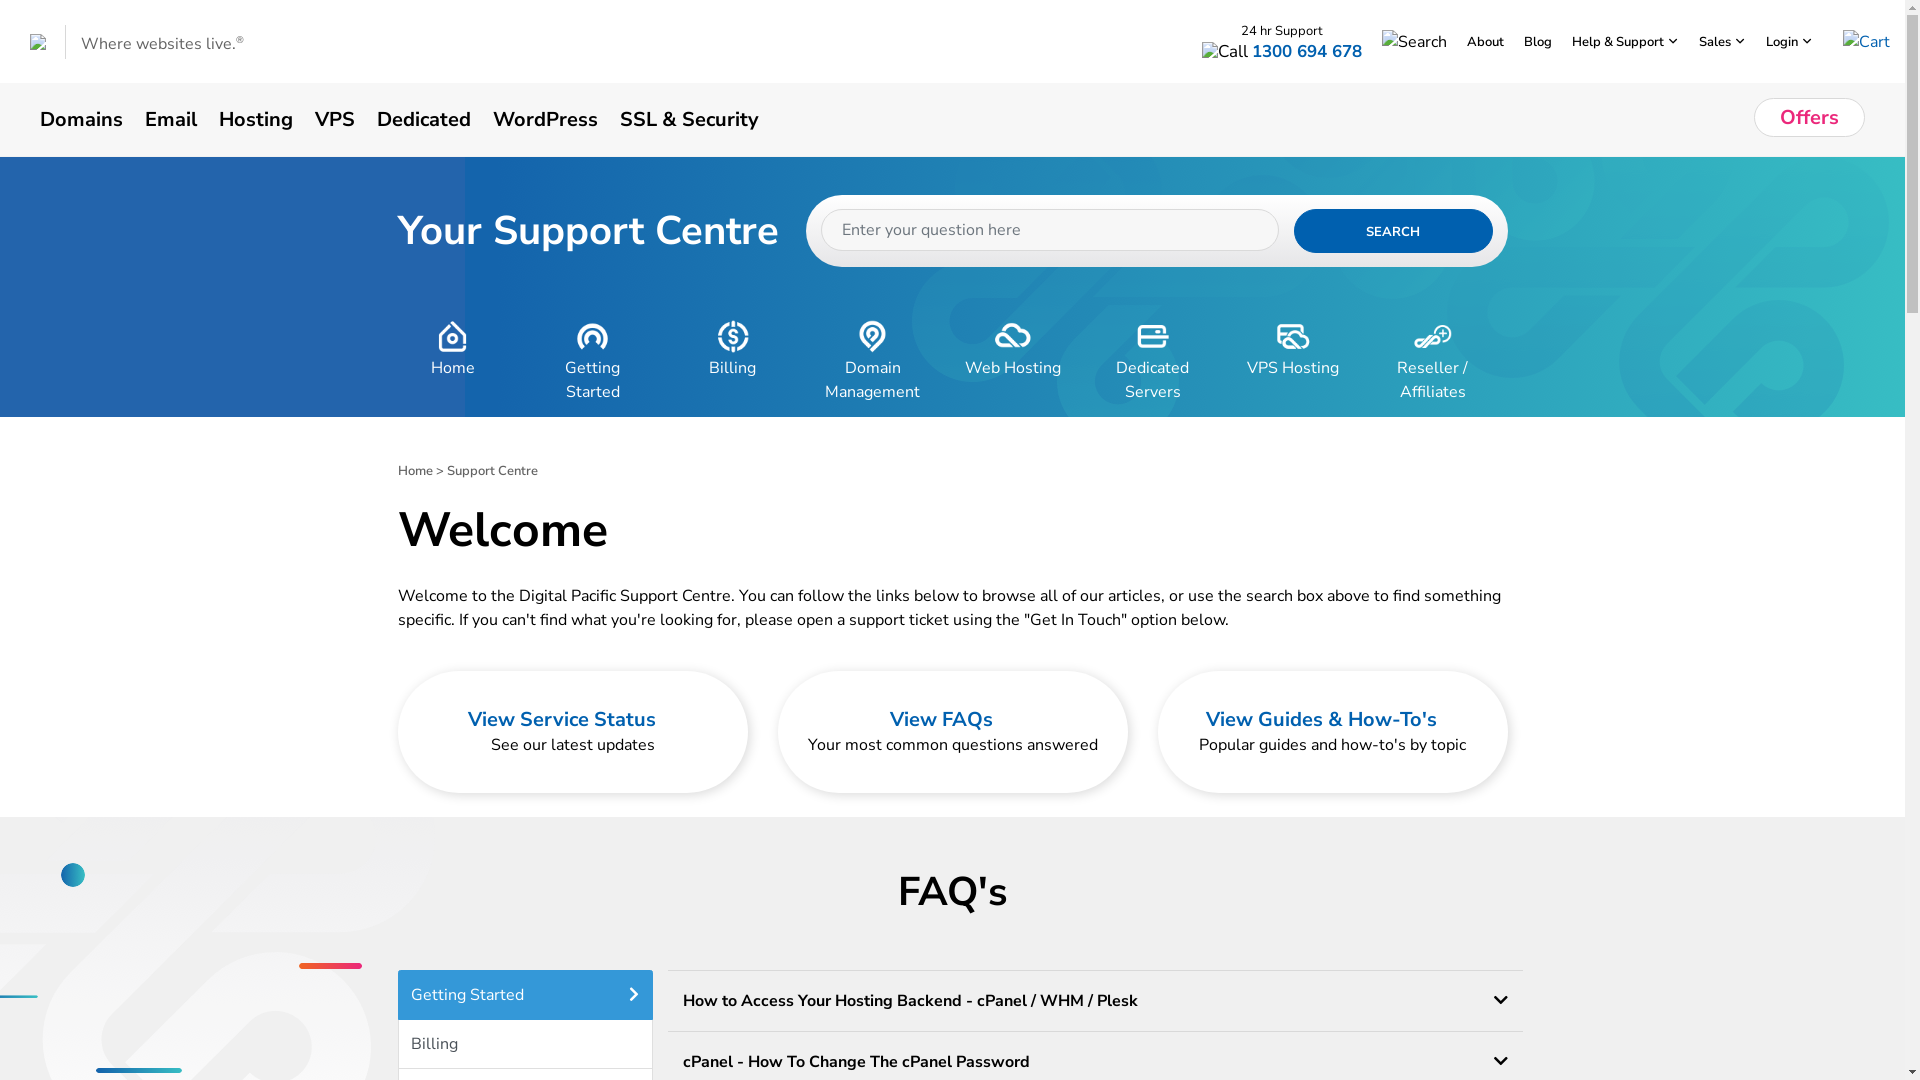 Image resolution: width=1920 pixels, height=1080 pixels. I want to click on 'Hosting', so click(219, 119).